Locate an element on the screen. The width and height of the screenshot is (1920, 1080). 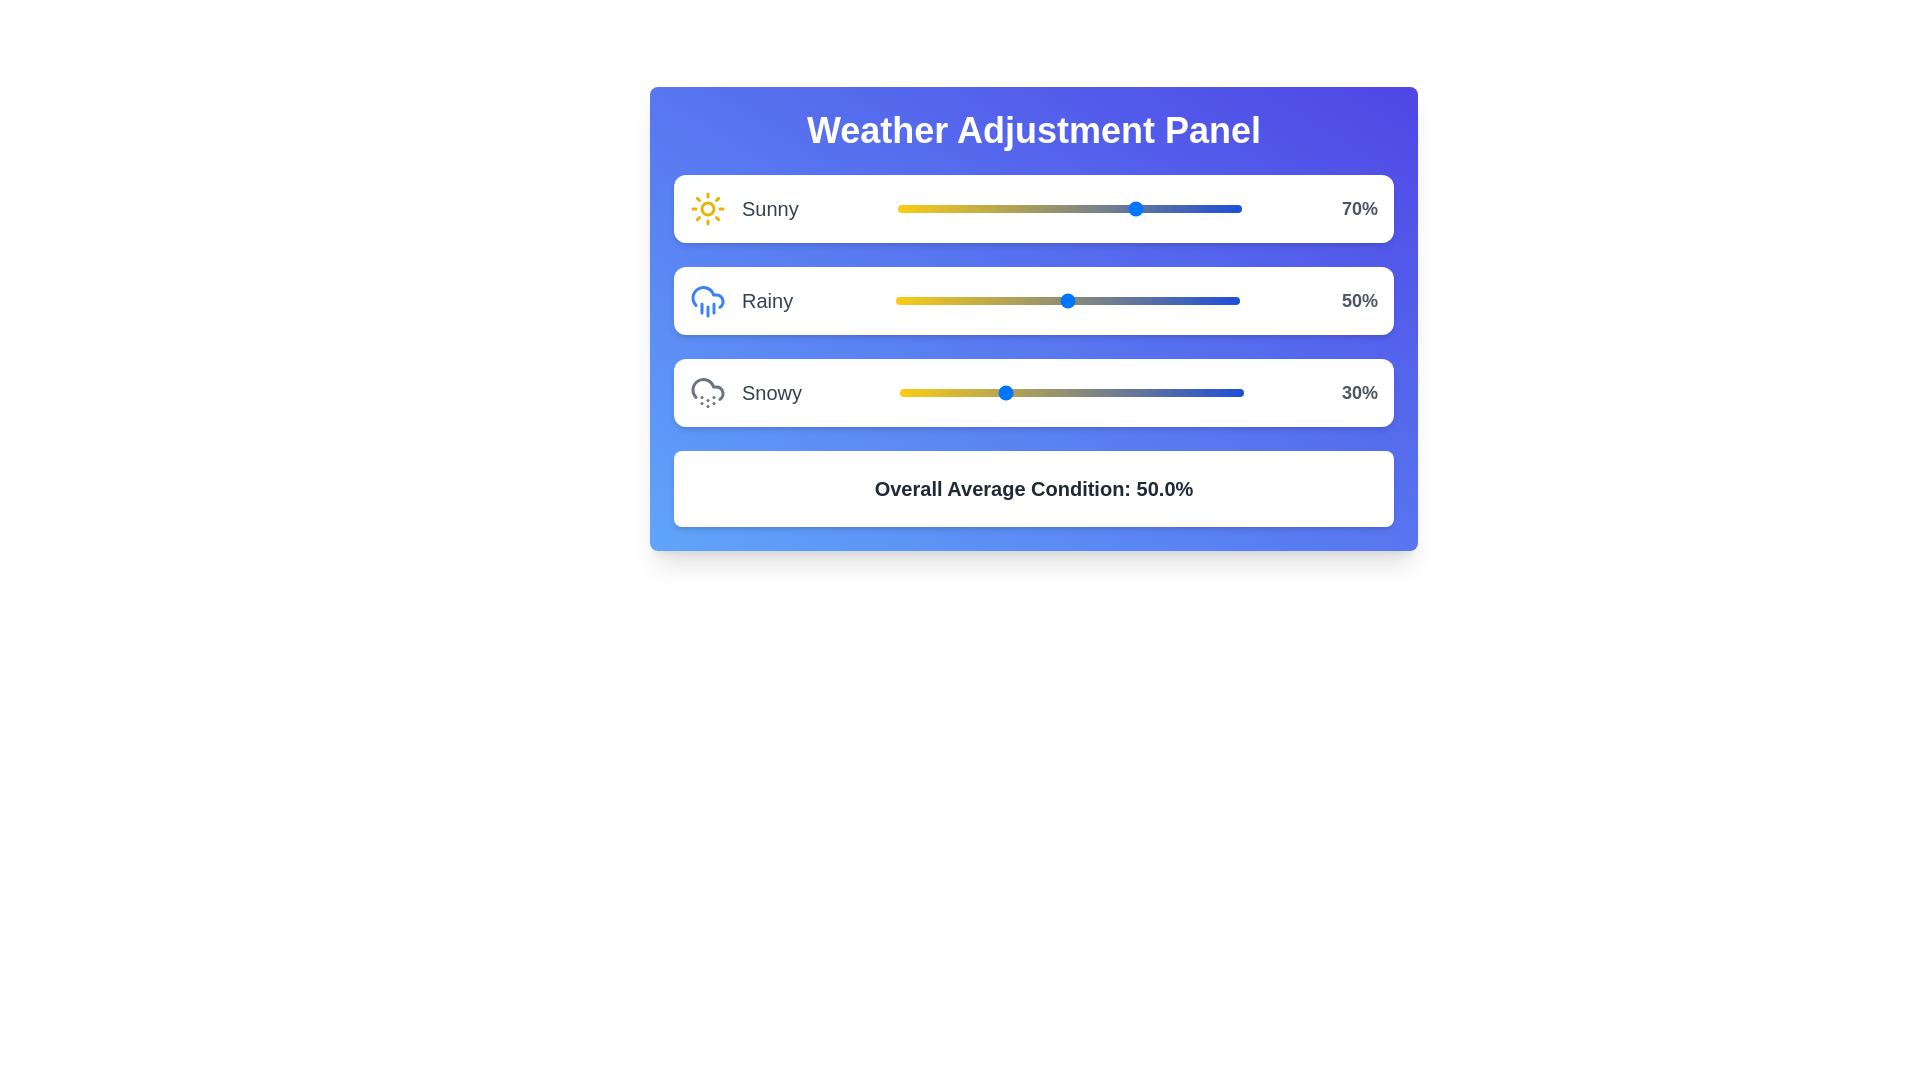
the 'Rainy' weather condition text label in the second row of the weather adjustment panel is located at coordinates (766, 300).